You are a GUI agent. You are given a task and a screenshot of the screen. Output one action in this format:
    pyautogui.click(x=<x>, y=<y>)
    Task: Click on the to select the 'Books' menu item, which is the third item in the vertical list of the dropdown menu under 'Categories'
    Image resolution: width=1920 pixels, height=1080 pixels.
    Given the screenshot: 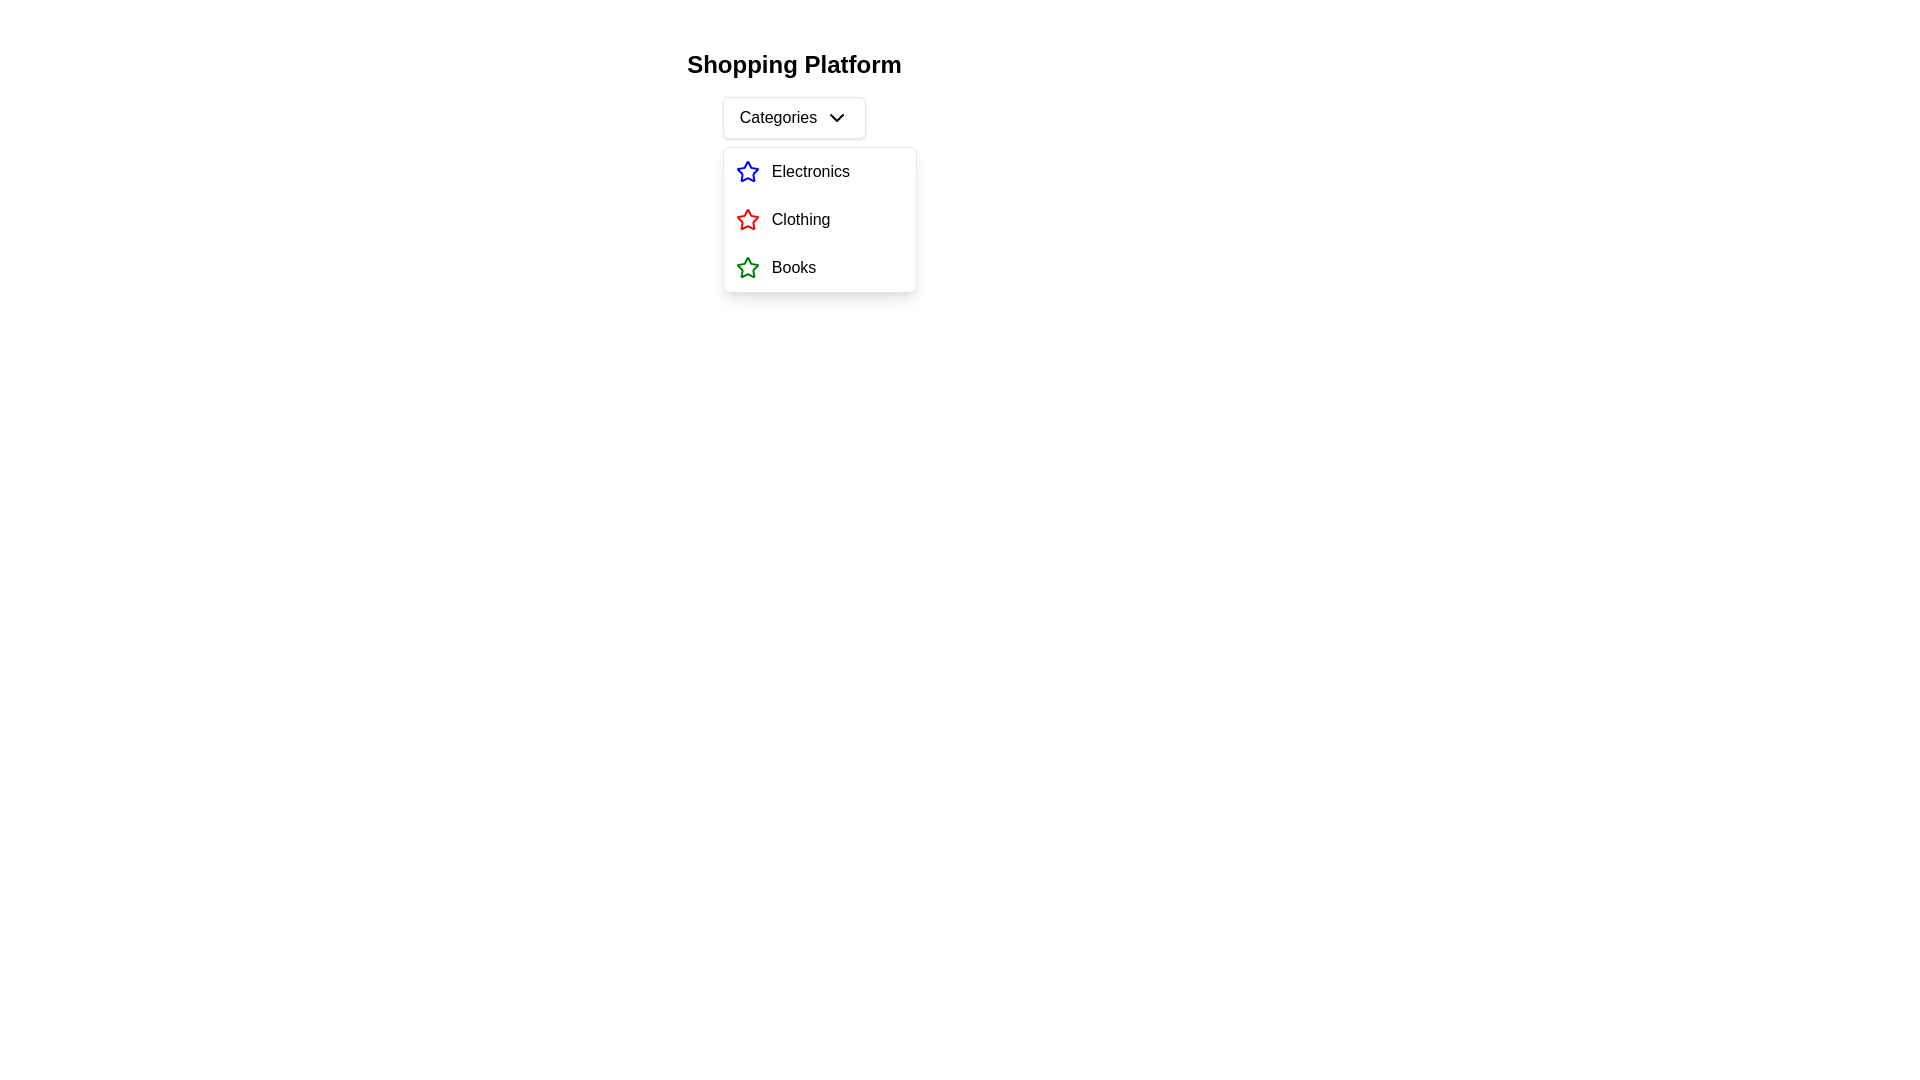 What is the action you would take?
    pyautogui.click(x=819, y=266)
    